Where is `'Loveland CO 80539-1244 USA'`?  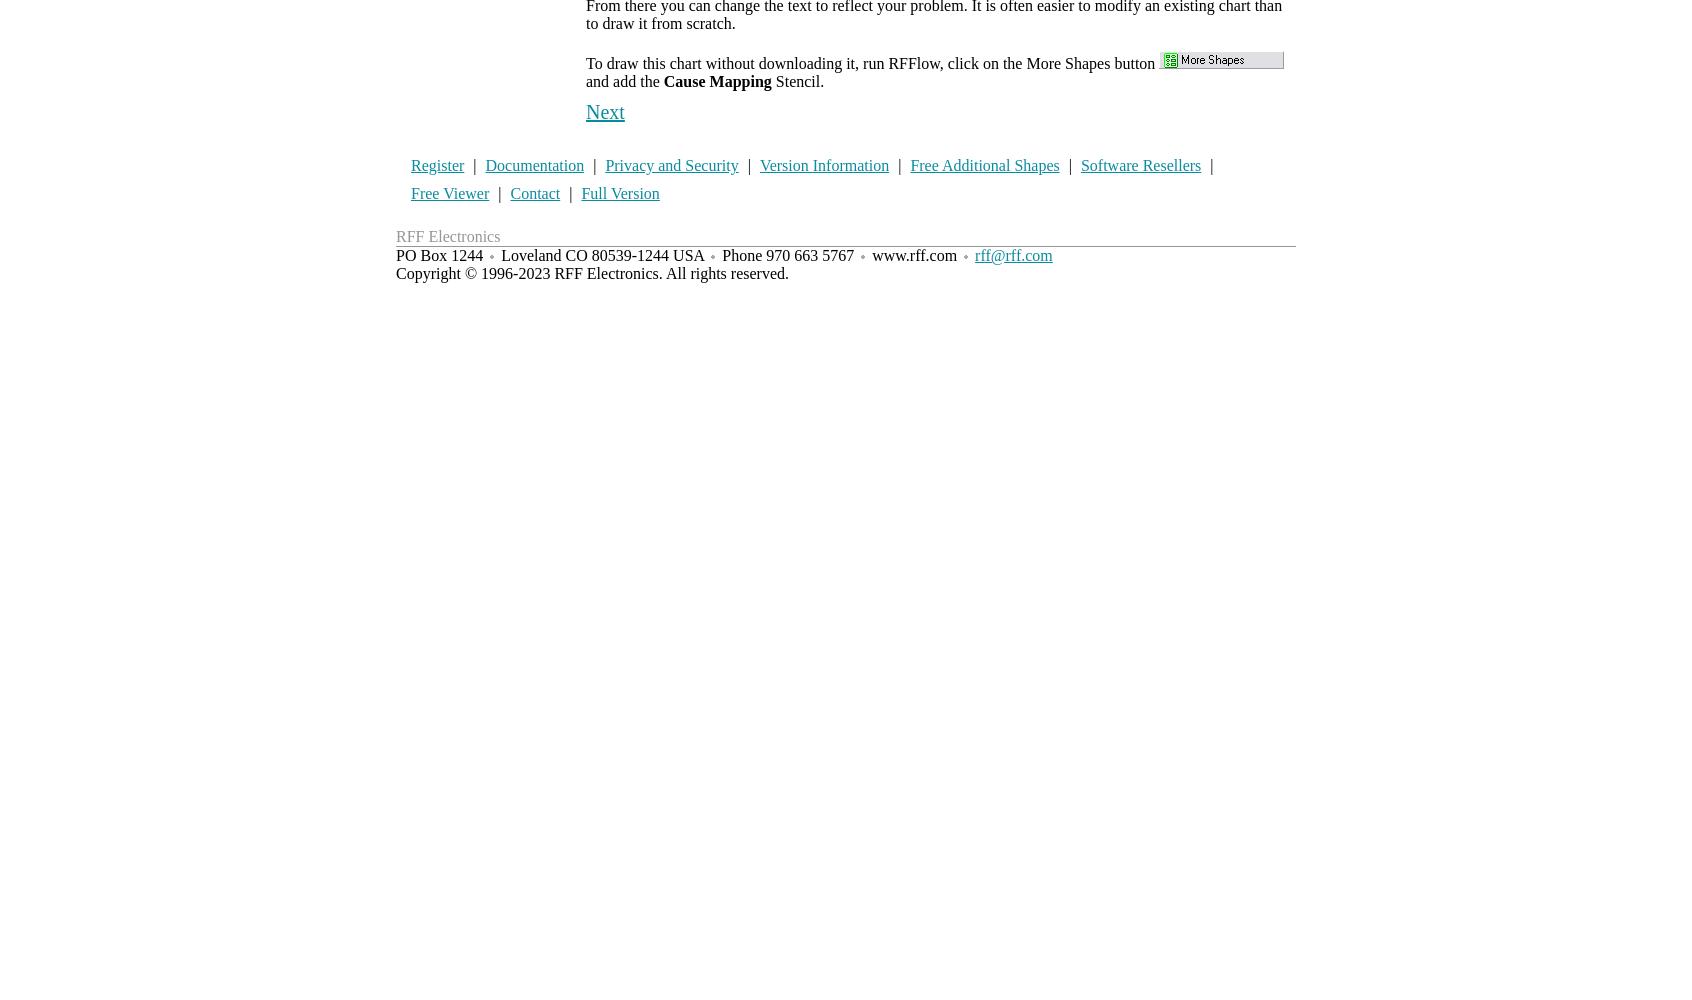
'Loveland CO 80539-1244 USA' is located at coordinates (601, 255).